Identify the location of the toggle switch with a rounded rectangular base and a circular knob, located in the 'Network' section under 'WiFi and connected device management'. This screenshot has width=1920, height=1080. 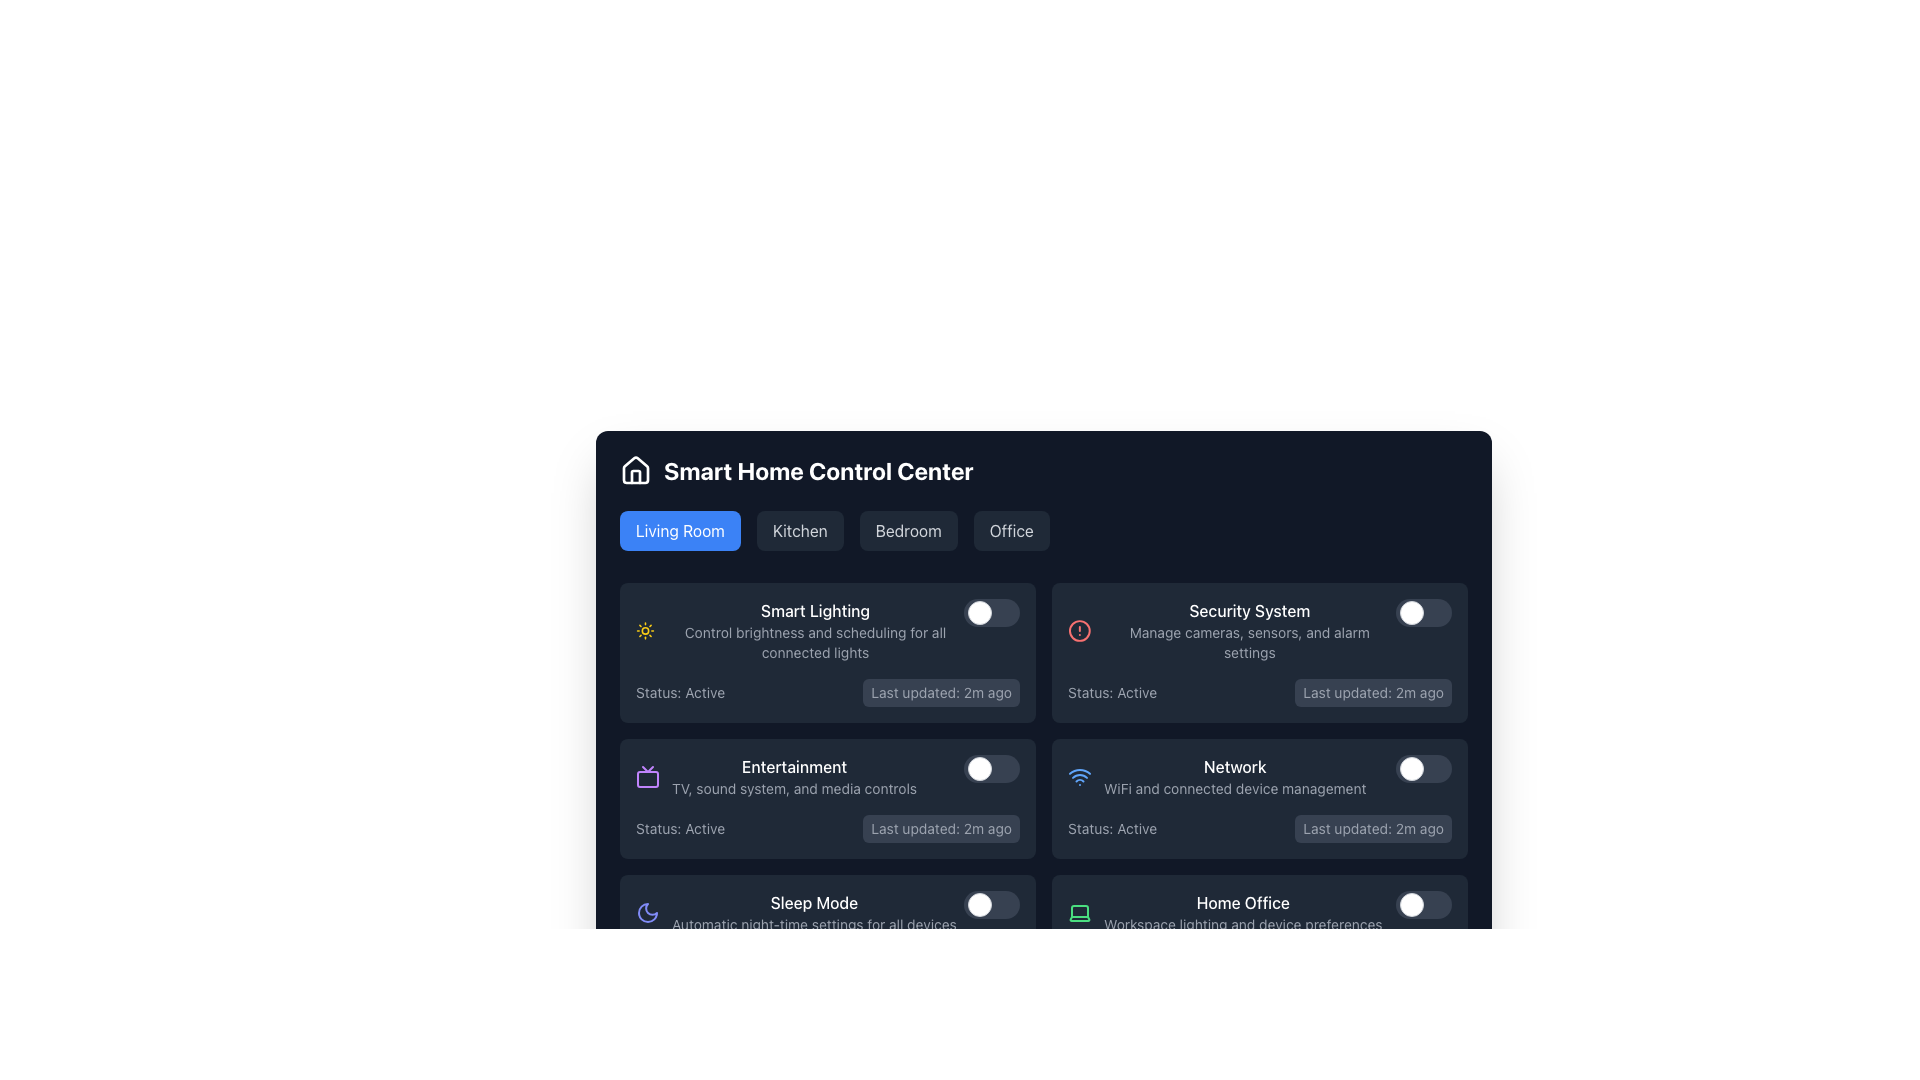
(1423, 767).